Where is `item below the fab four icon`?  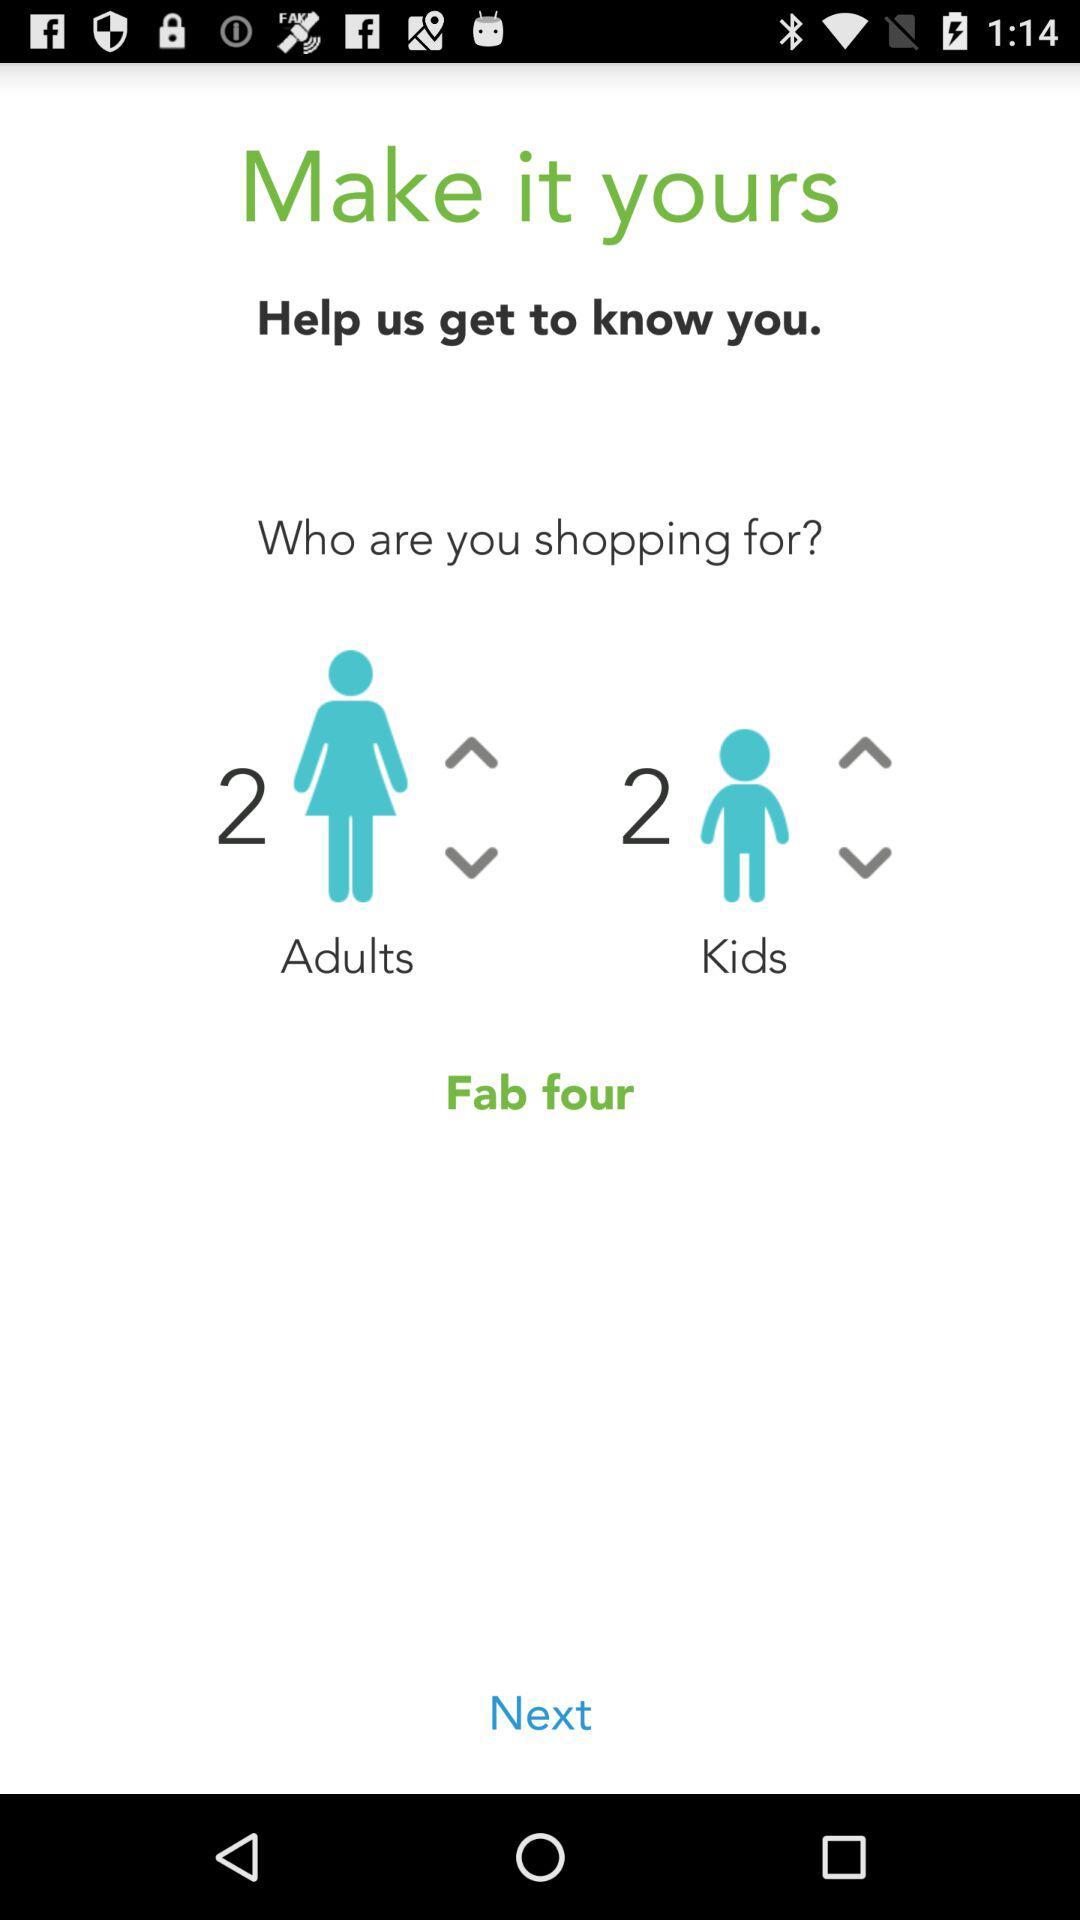 item below the fab four icon is located at coordinates (540, 1714).